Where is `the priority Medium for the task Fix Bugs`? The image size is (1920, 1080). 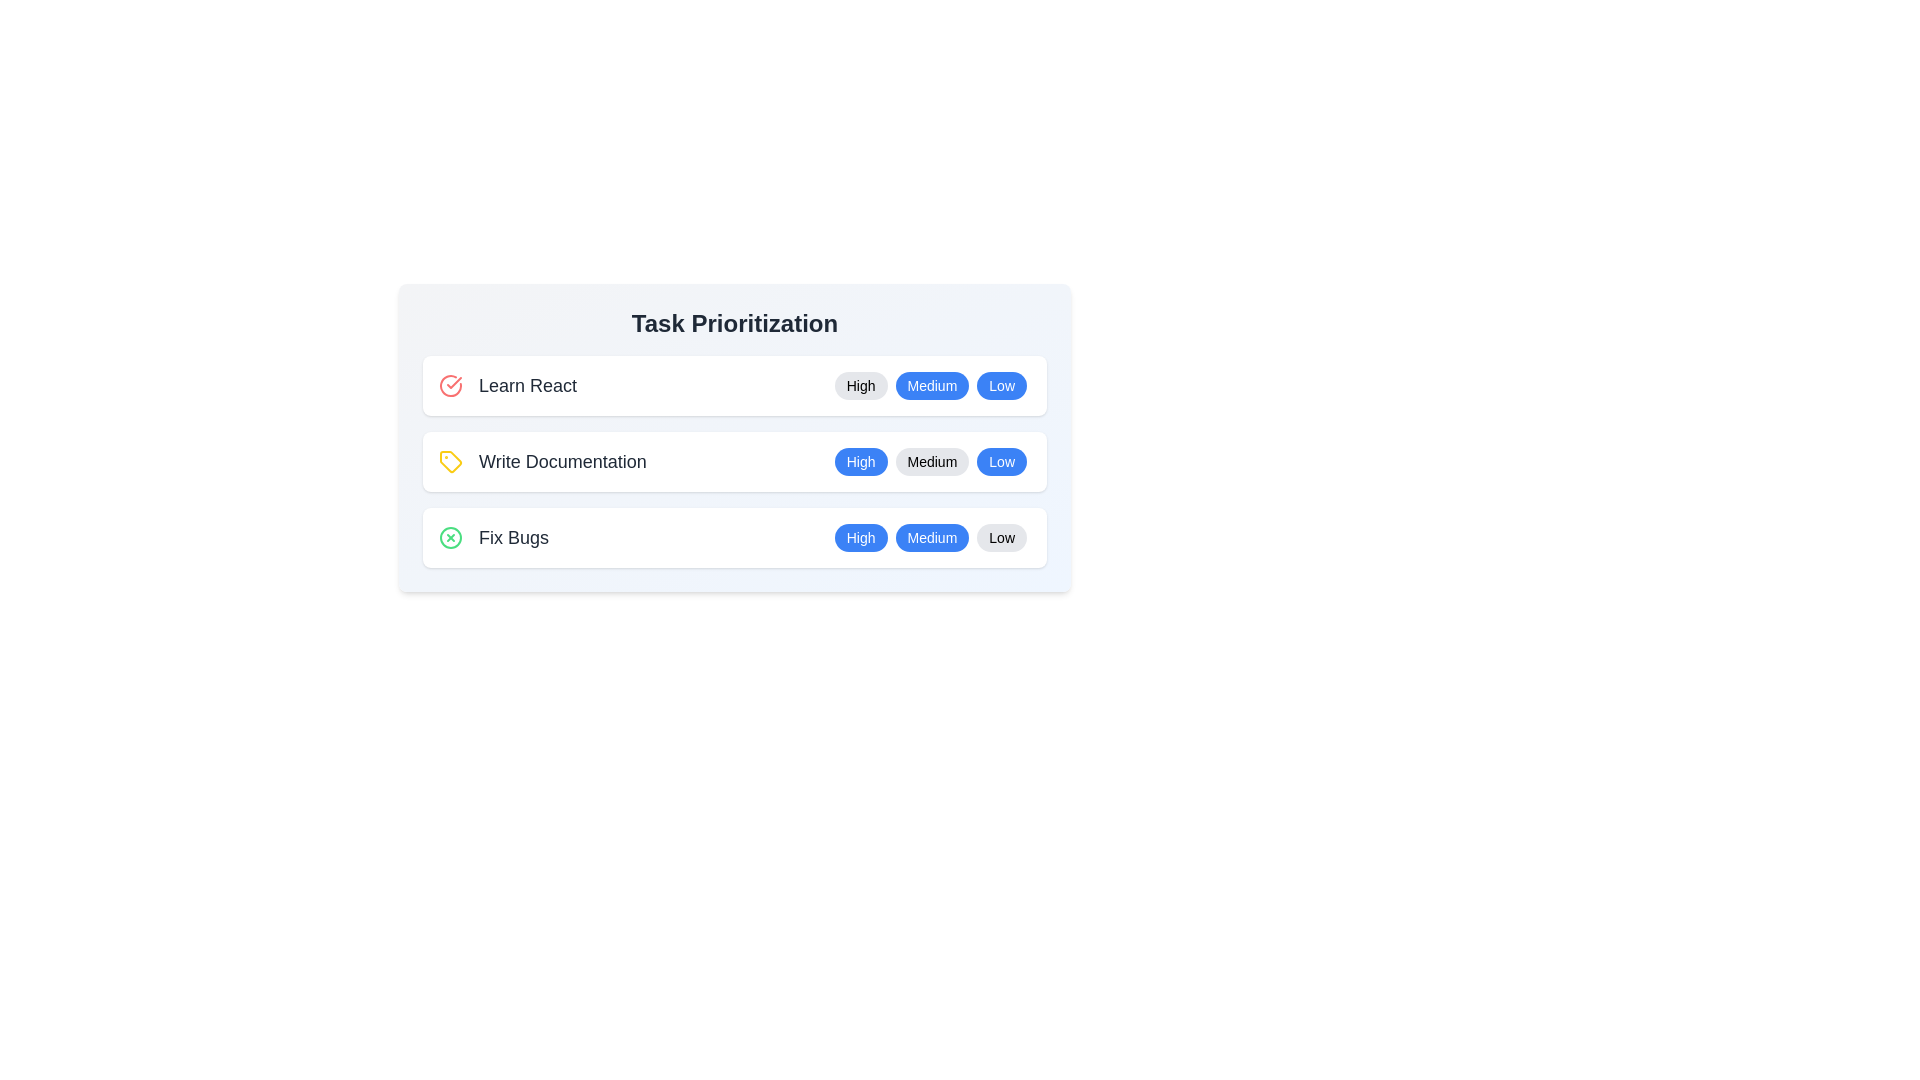
the priority Medium for the task Fix Bugs is located at coordinates (930, 536).